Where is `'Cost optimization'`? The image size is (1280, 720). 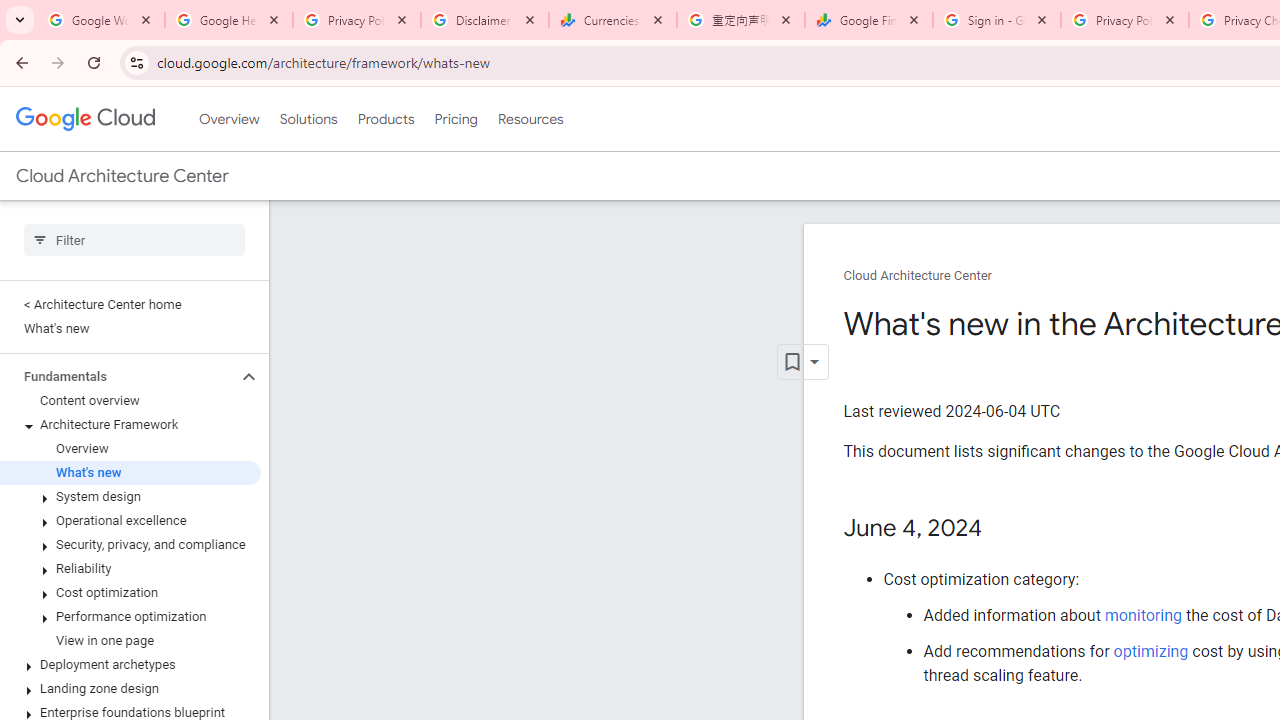 'Cost optimization' is located at coordinates (129, 591).